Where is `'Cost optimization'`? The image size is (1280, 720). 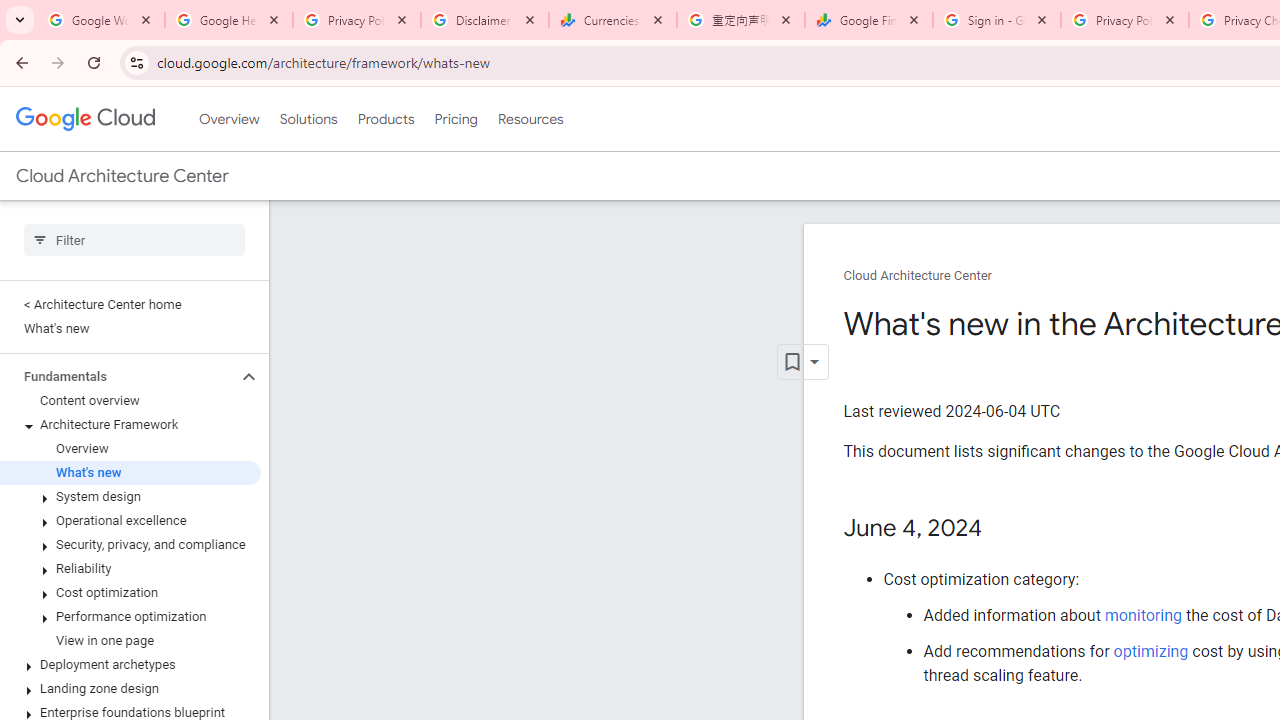 'Cost optimization' is located at coordinates (129, 591).